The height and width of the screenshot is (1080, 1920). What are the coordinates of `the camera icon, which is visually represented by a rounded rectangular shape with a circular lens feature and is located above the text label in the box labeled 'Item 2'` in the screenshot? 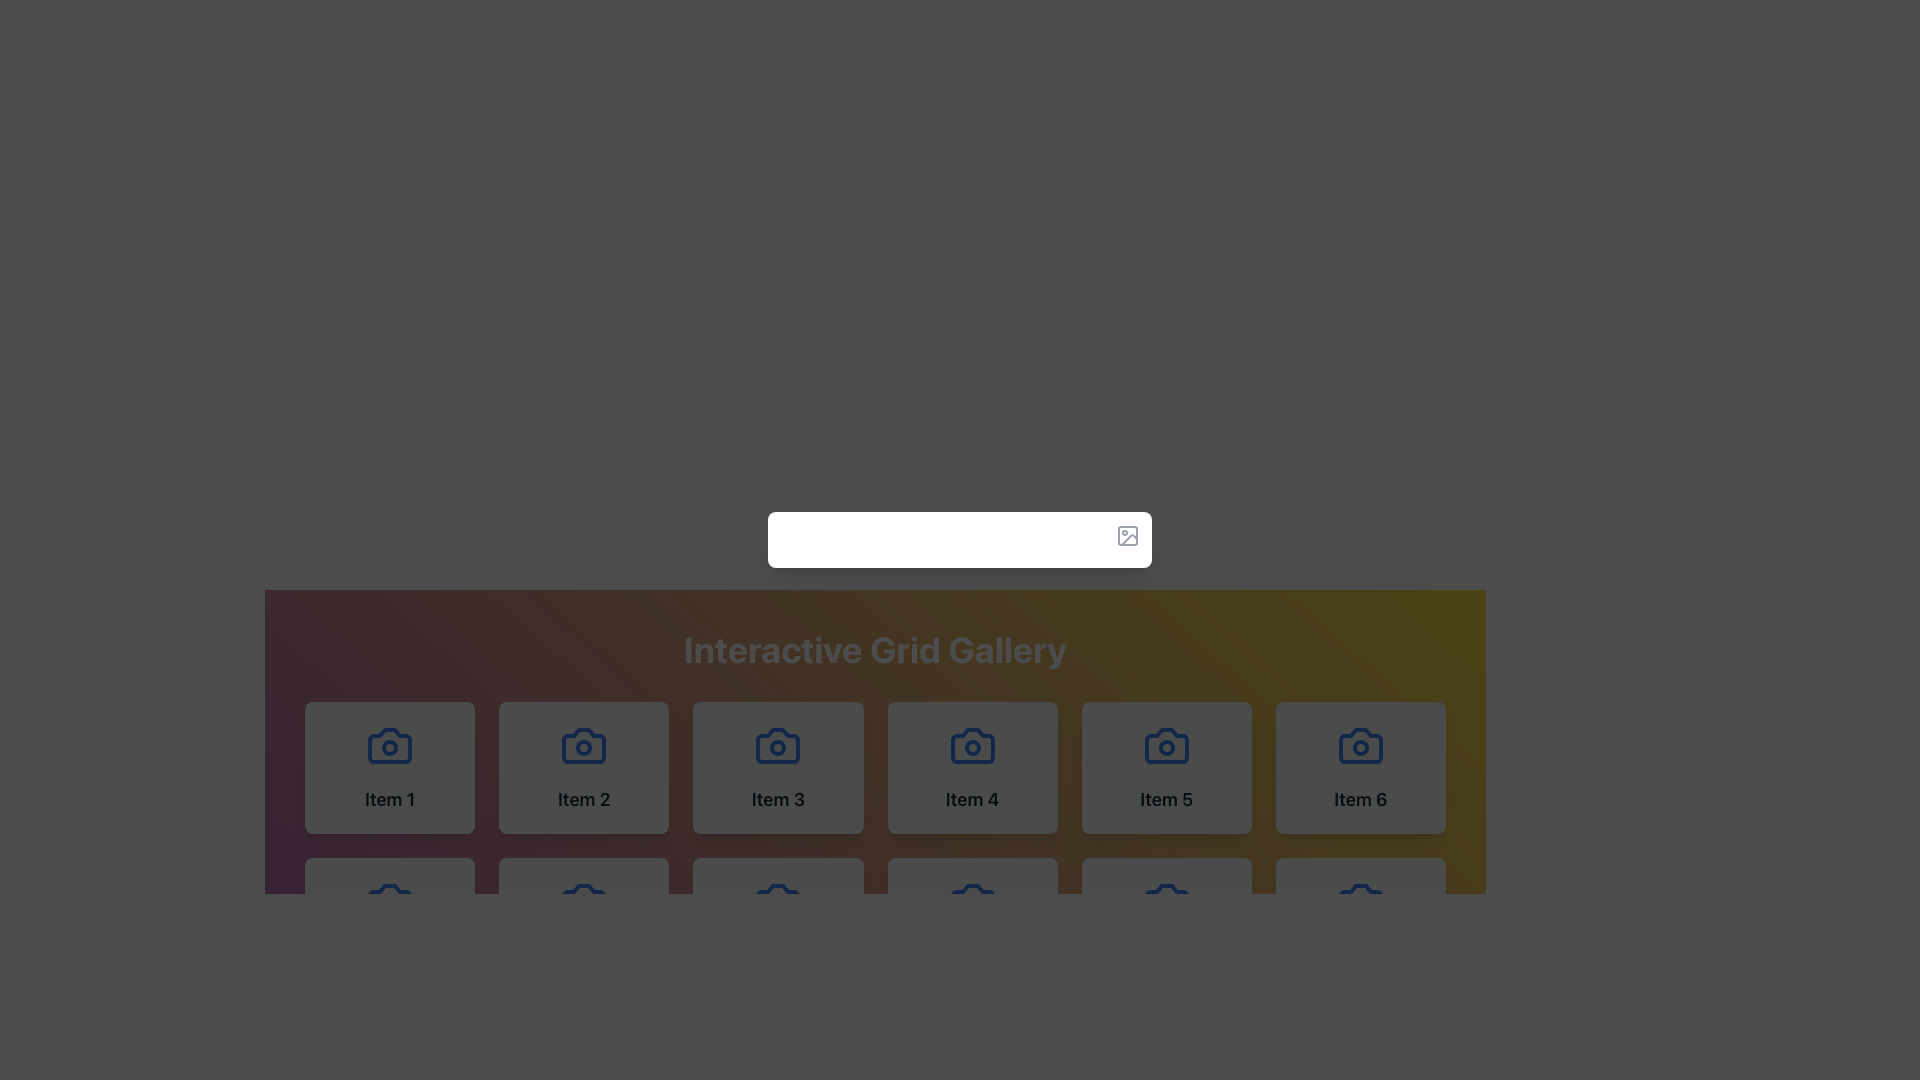 It's located at (583, 745).